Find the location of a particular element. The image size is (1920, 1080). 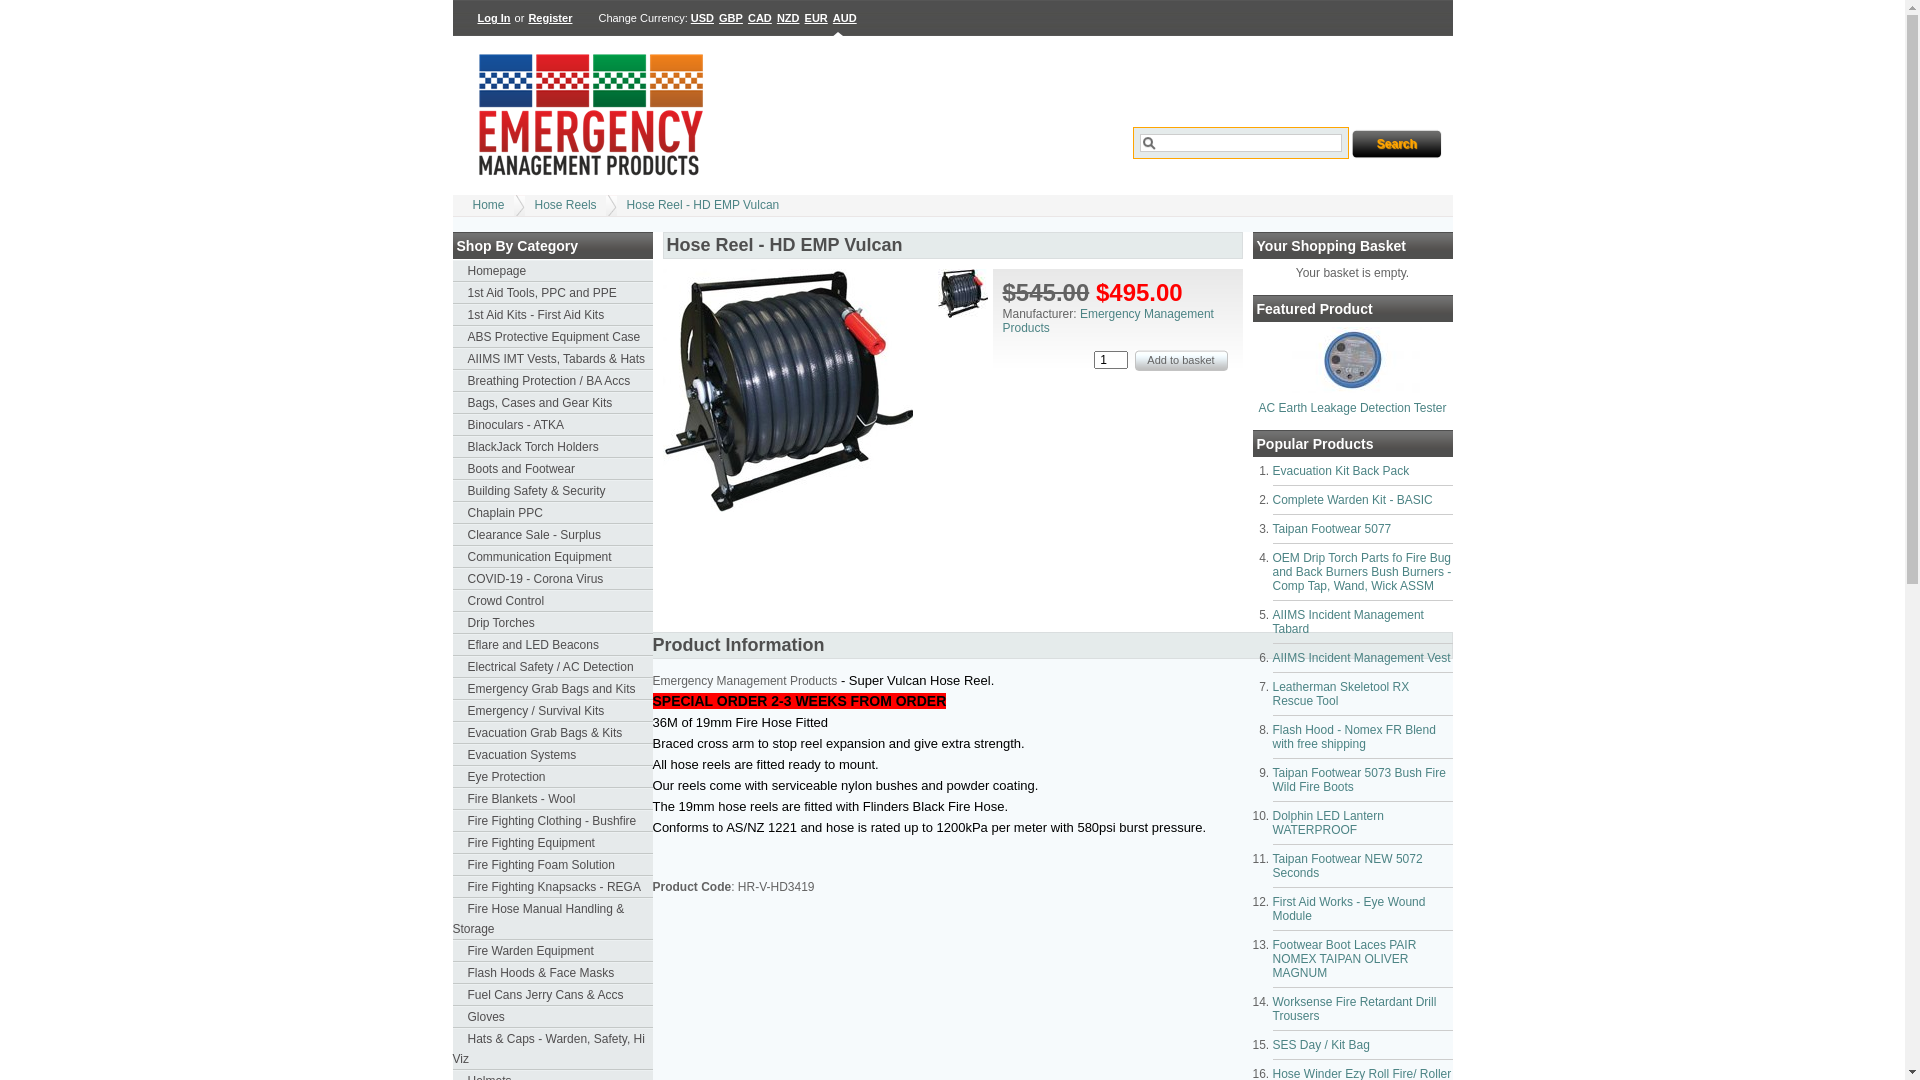

'Complete Warden Kit - BASIC' is located at coordinates (1352, 499).